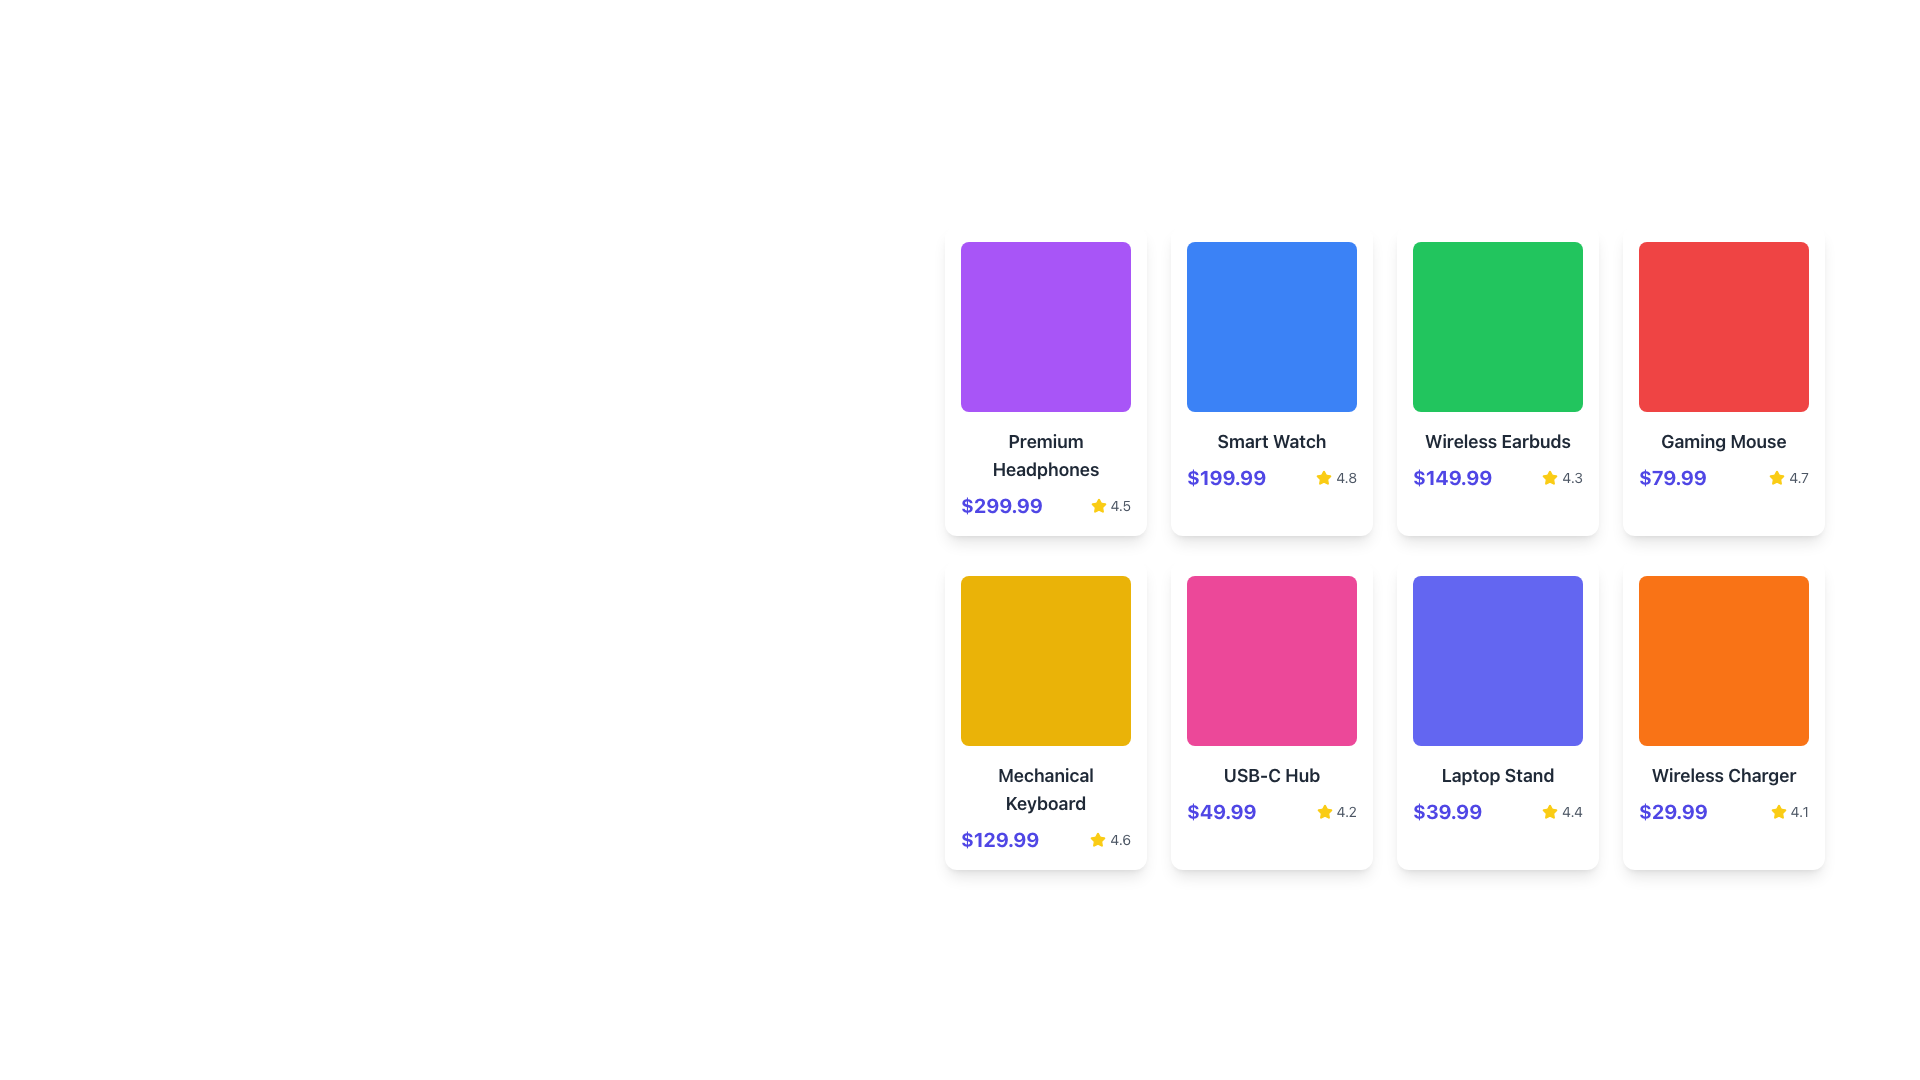 The width and height of the screenshot is (1920, 1080). I want to click on the star icon representing the rating for the 'Premium Headphones' product, located to the left of the numeric rating '4.5', so click(1097, 504).